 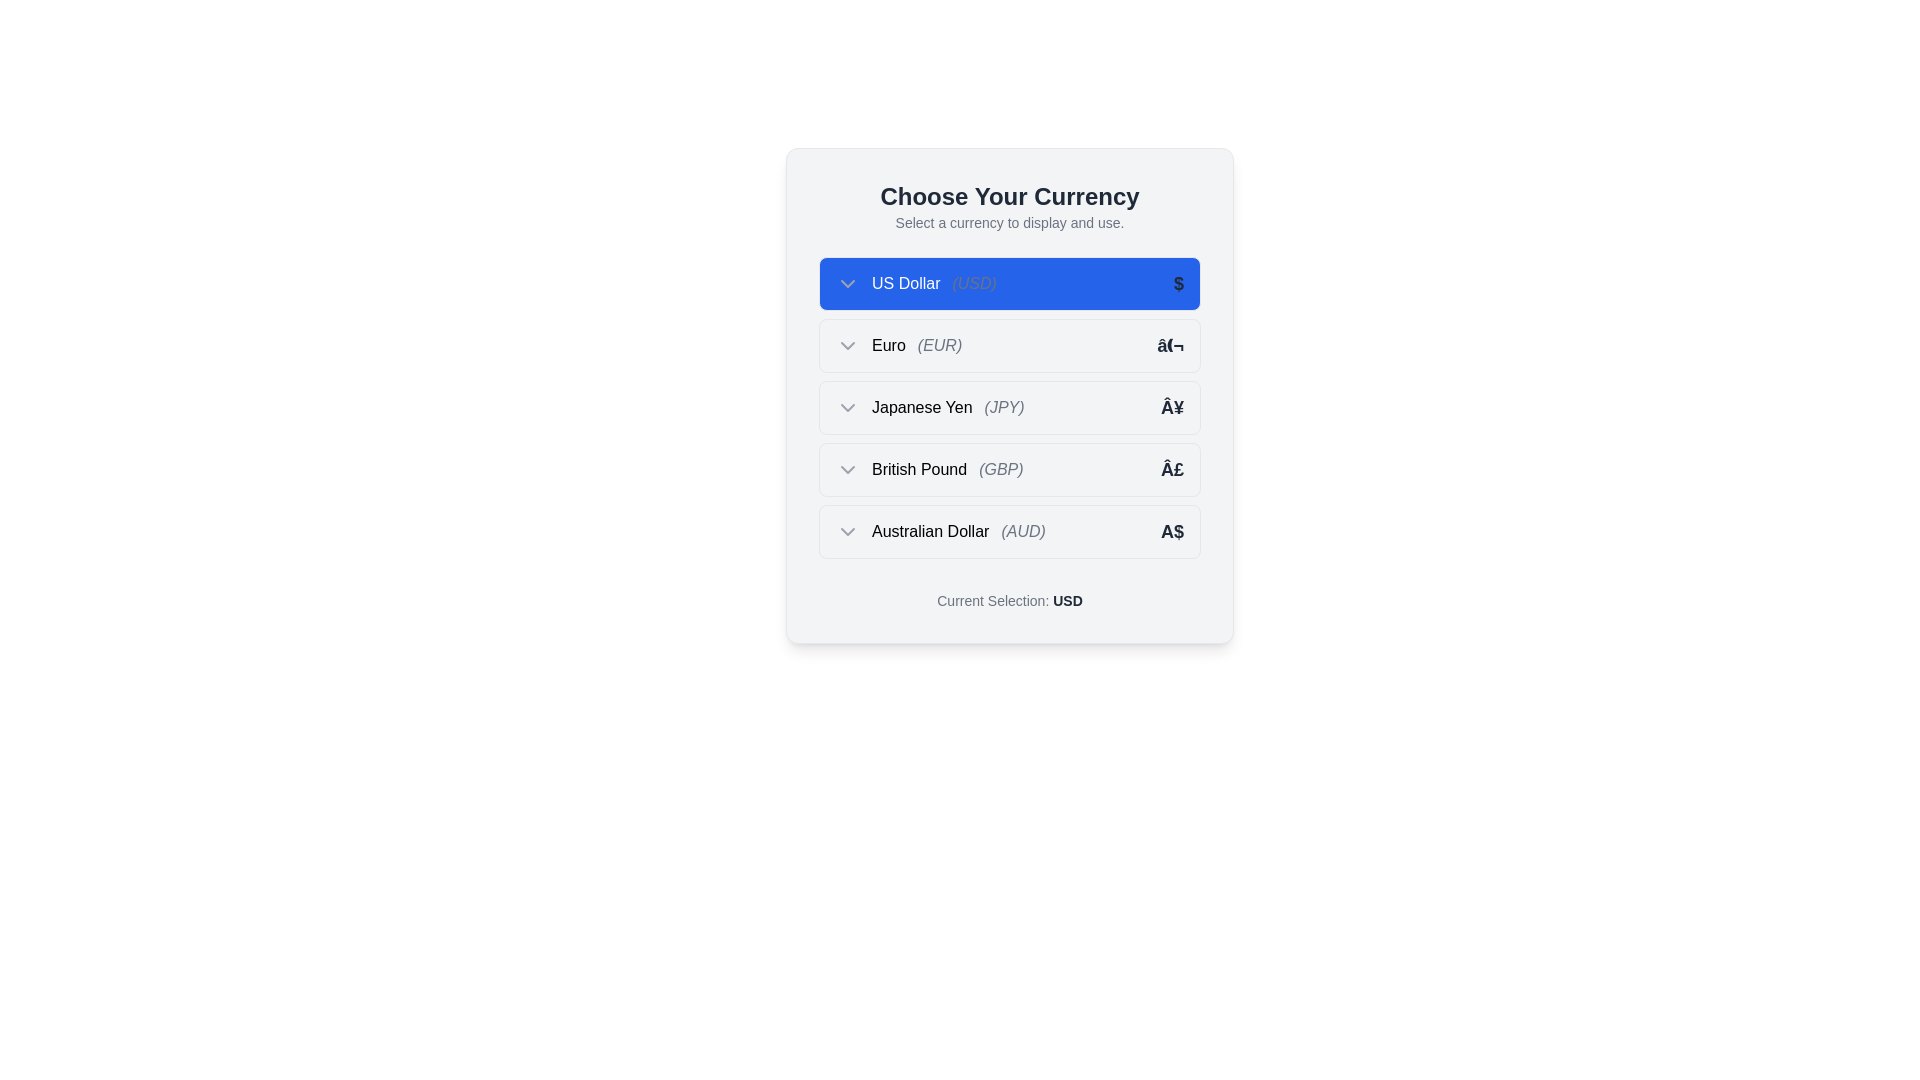 What do you see at coordinates (848, 470) in the screenshot?
I see `the dropdown indicator icon located at the leftmost side of the row for the 'British Pound (GBP)'` at bounding box center [848, 470].